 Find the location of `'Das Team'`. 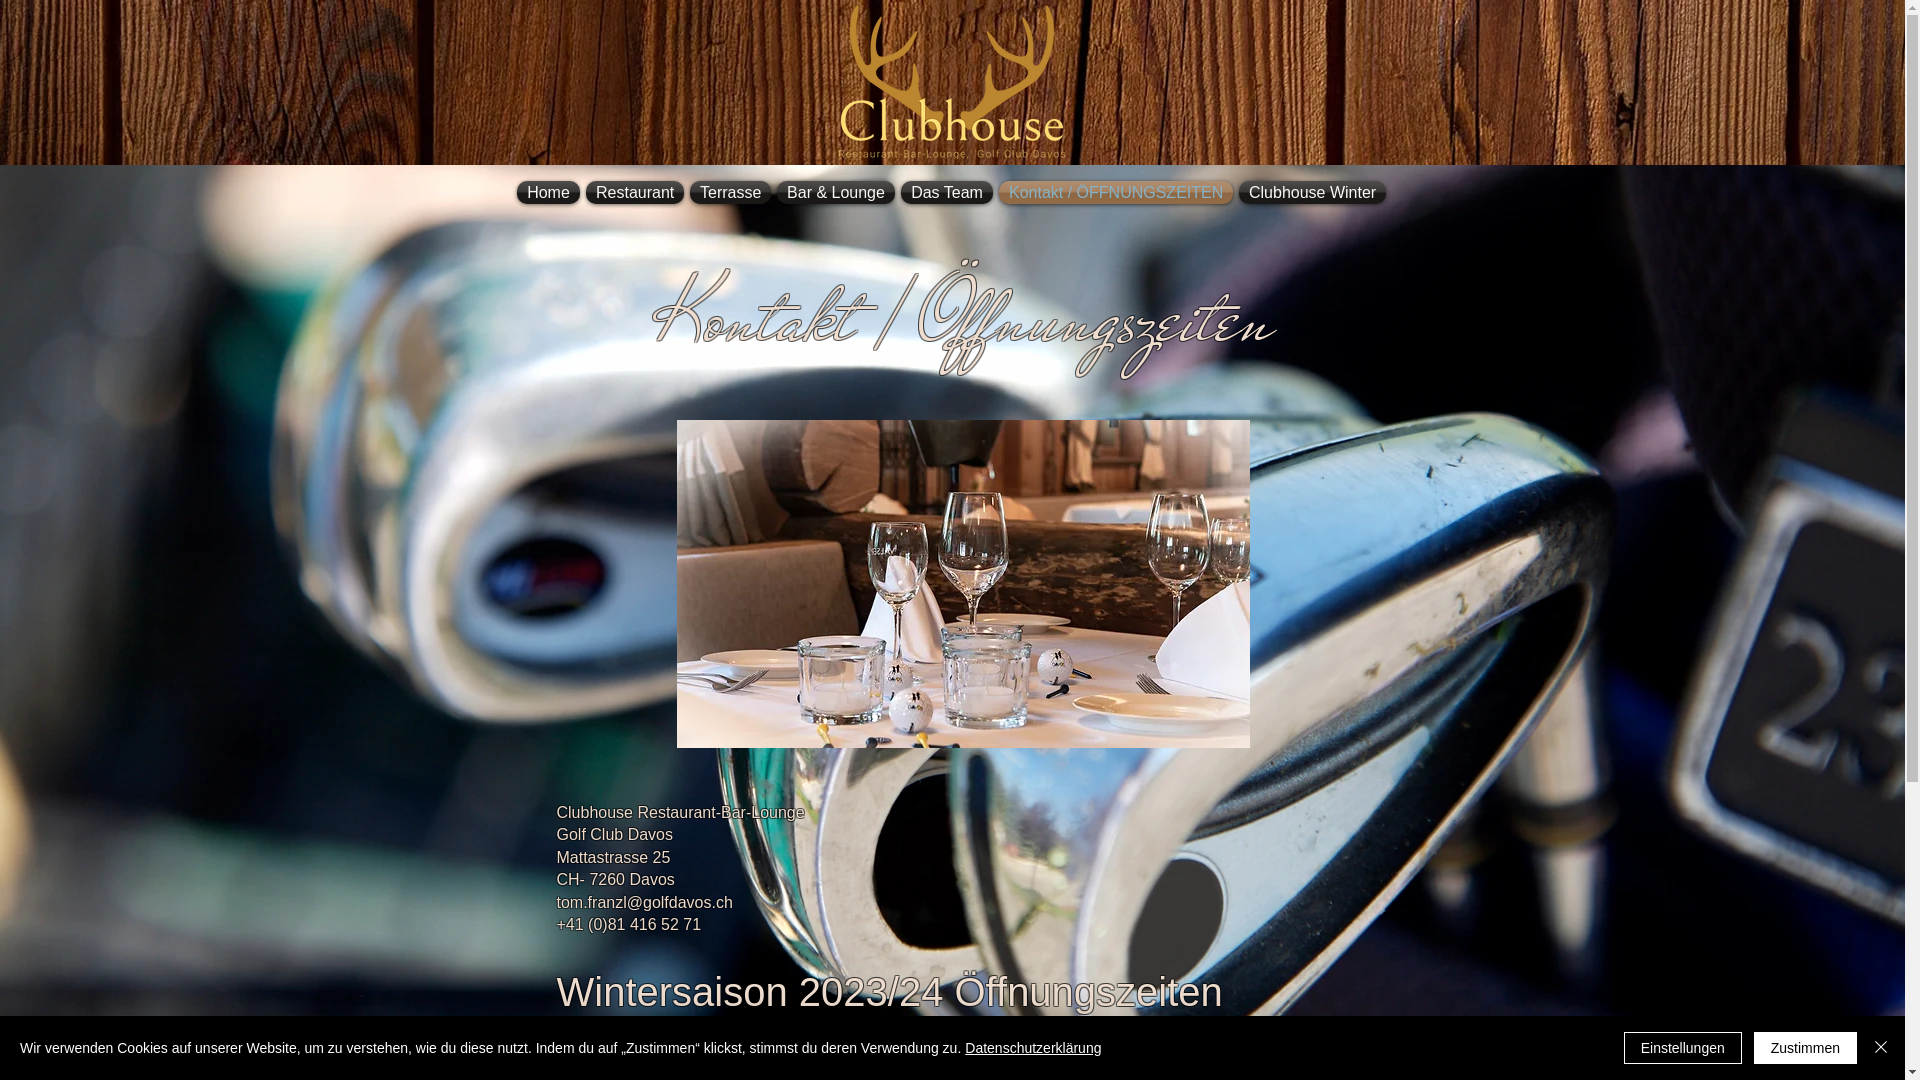

'Das Team' is located at coordinates (896, 192).